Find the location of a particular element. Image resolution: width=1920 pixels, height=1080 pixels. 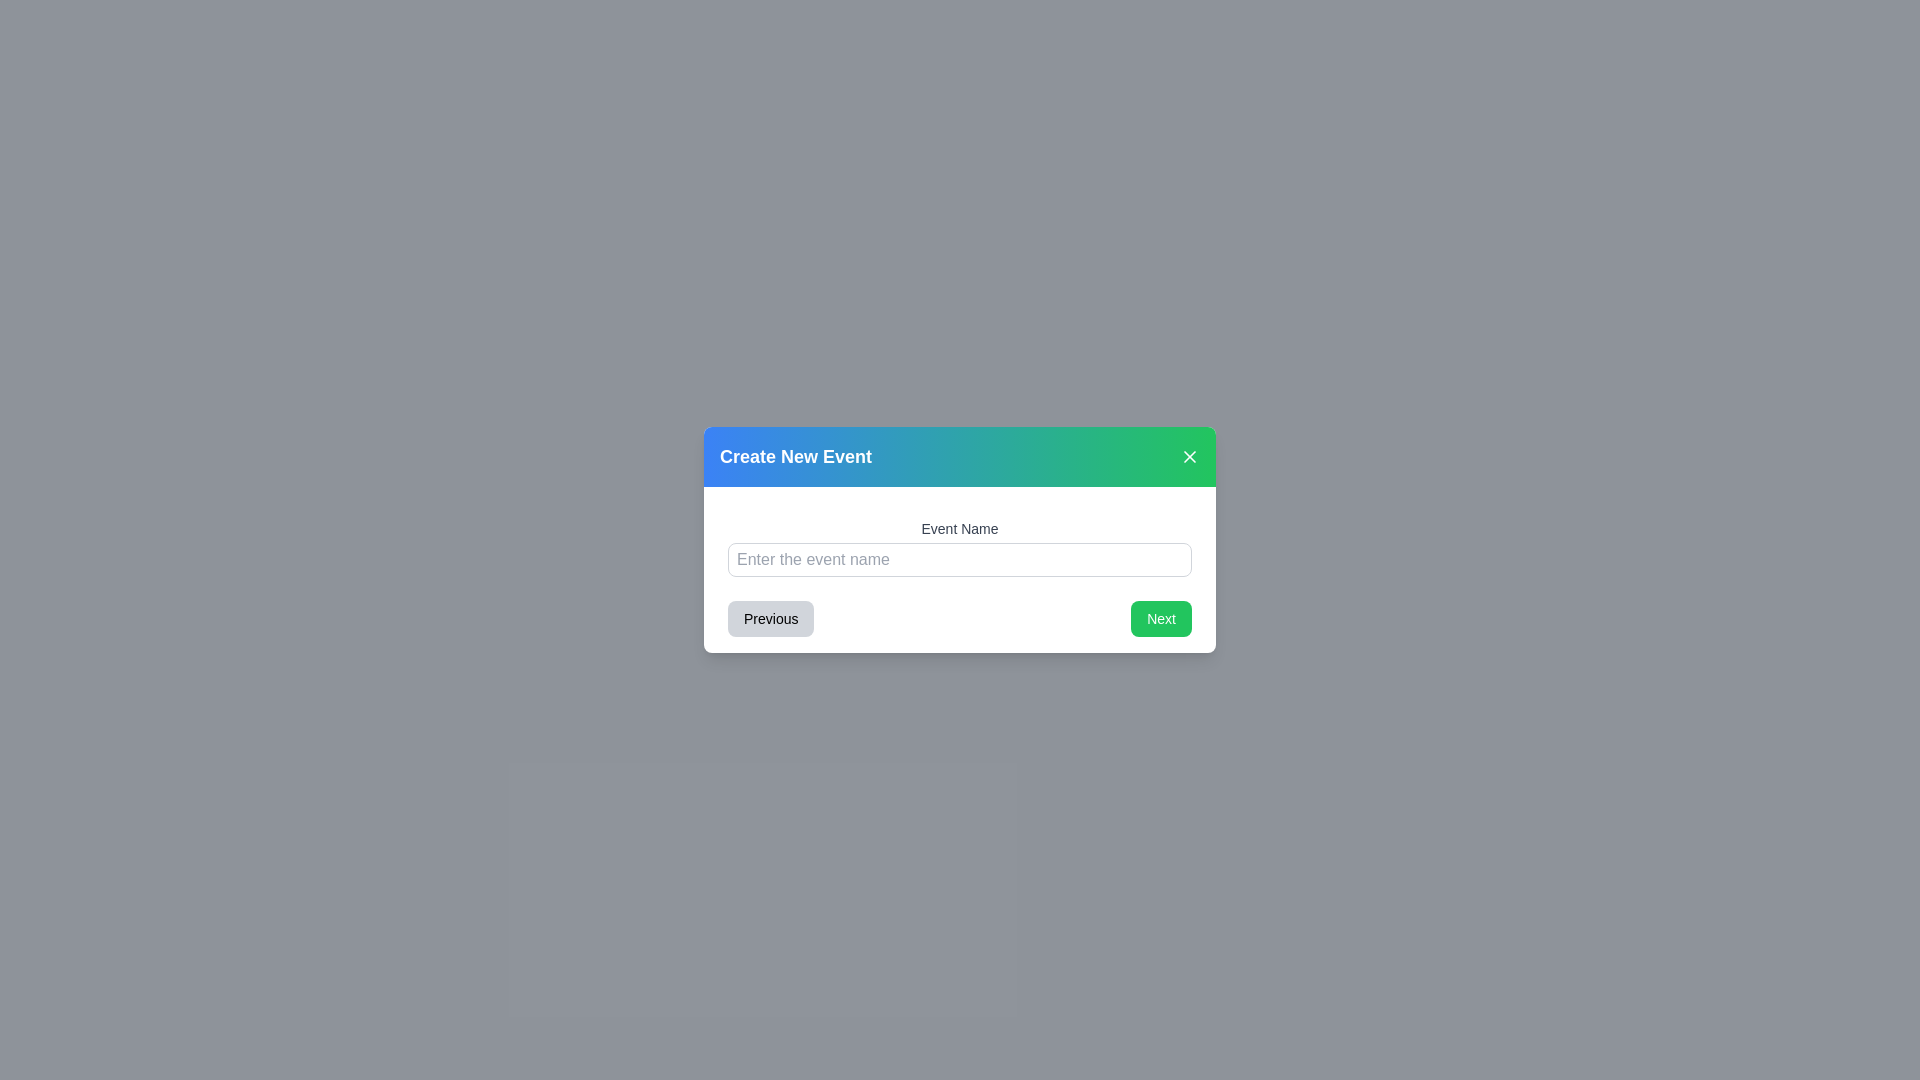

the Close button represented by a cross icon in the top-right corner of the 'Create New Event' modal is located at coordinates (1190, 456).